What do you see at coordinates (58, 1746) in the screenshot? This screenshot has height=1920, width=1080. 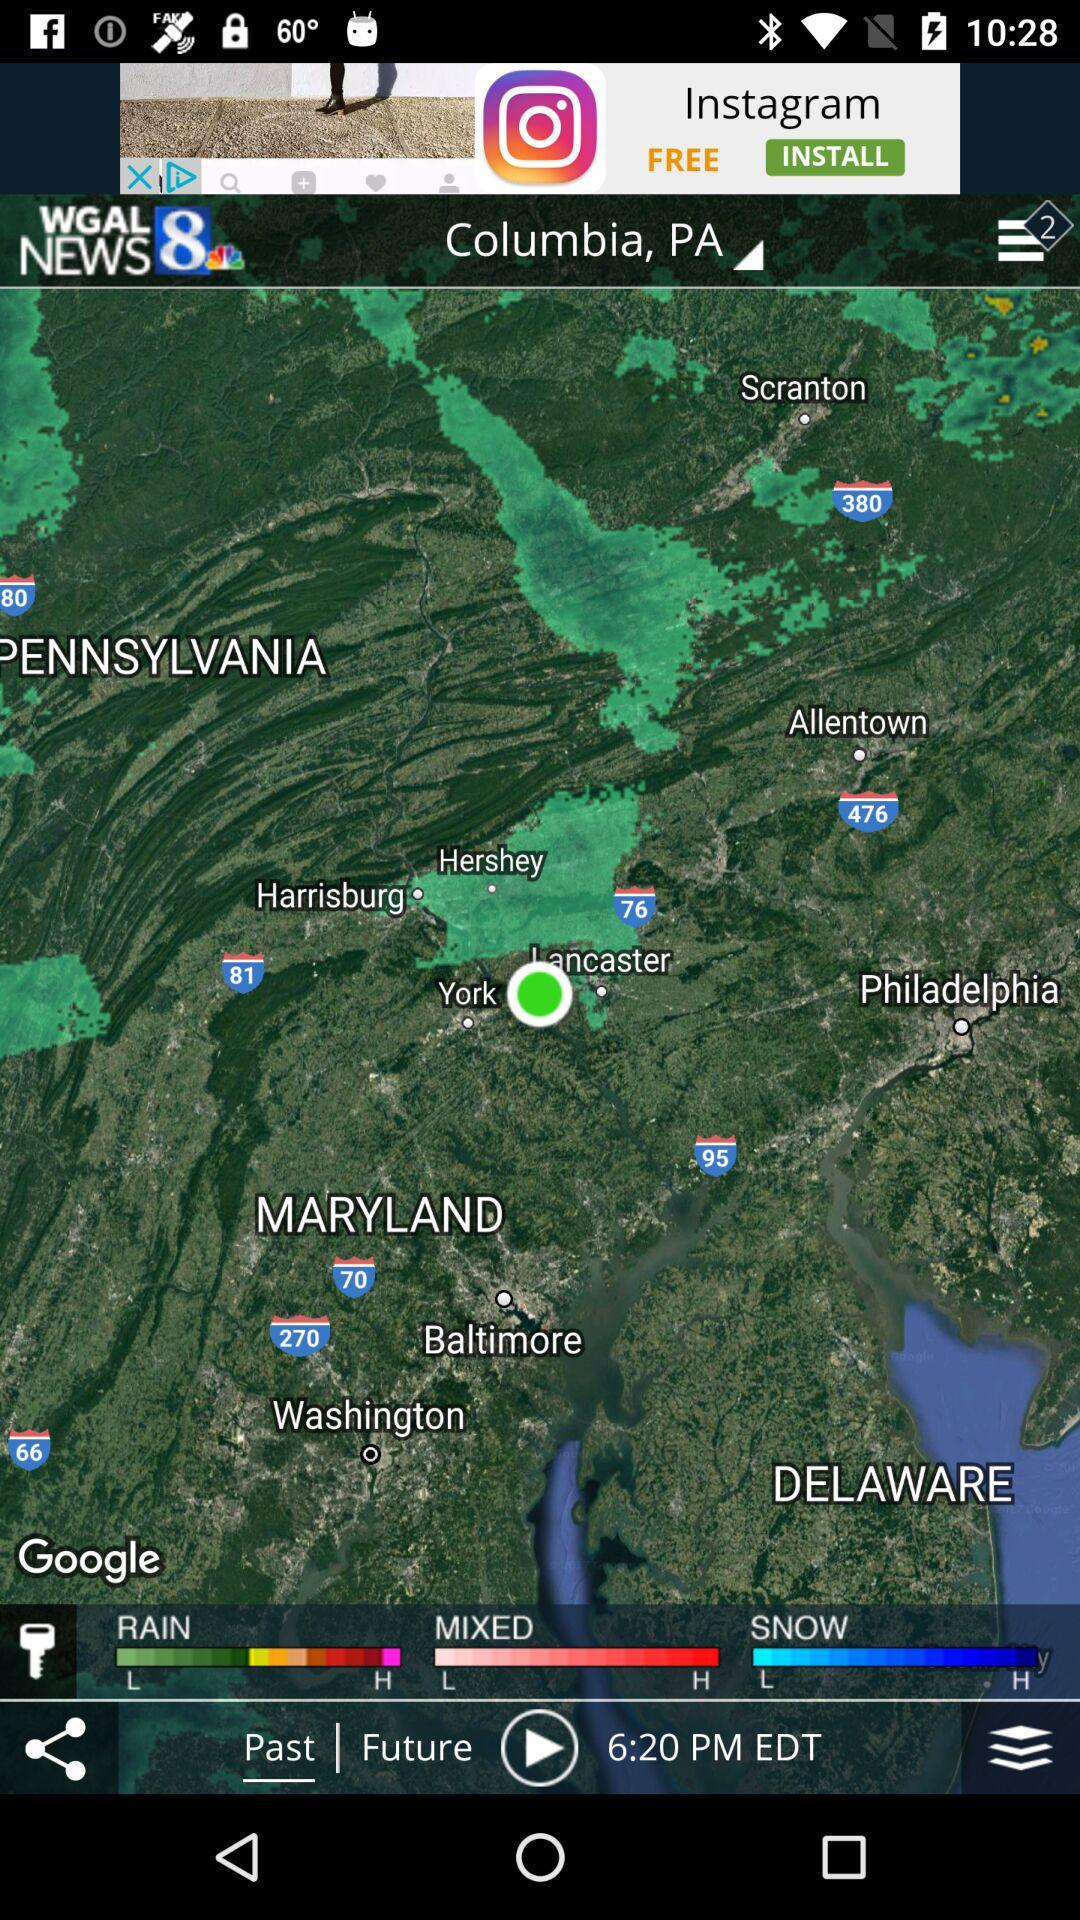 I see `the icon to the left of past icon` at bounding box center [58, 1746].